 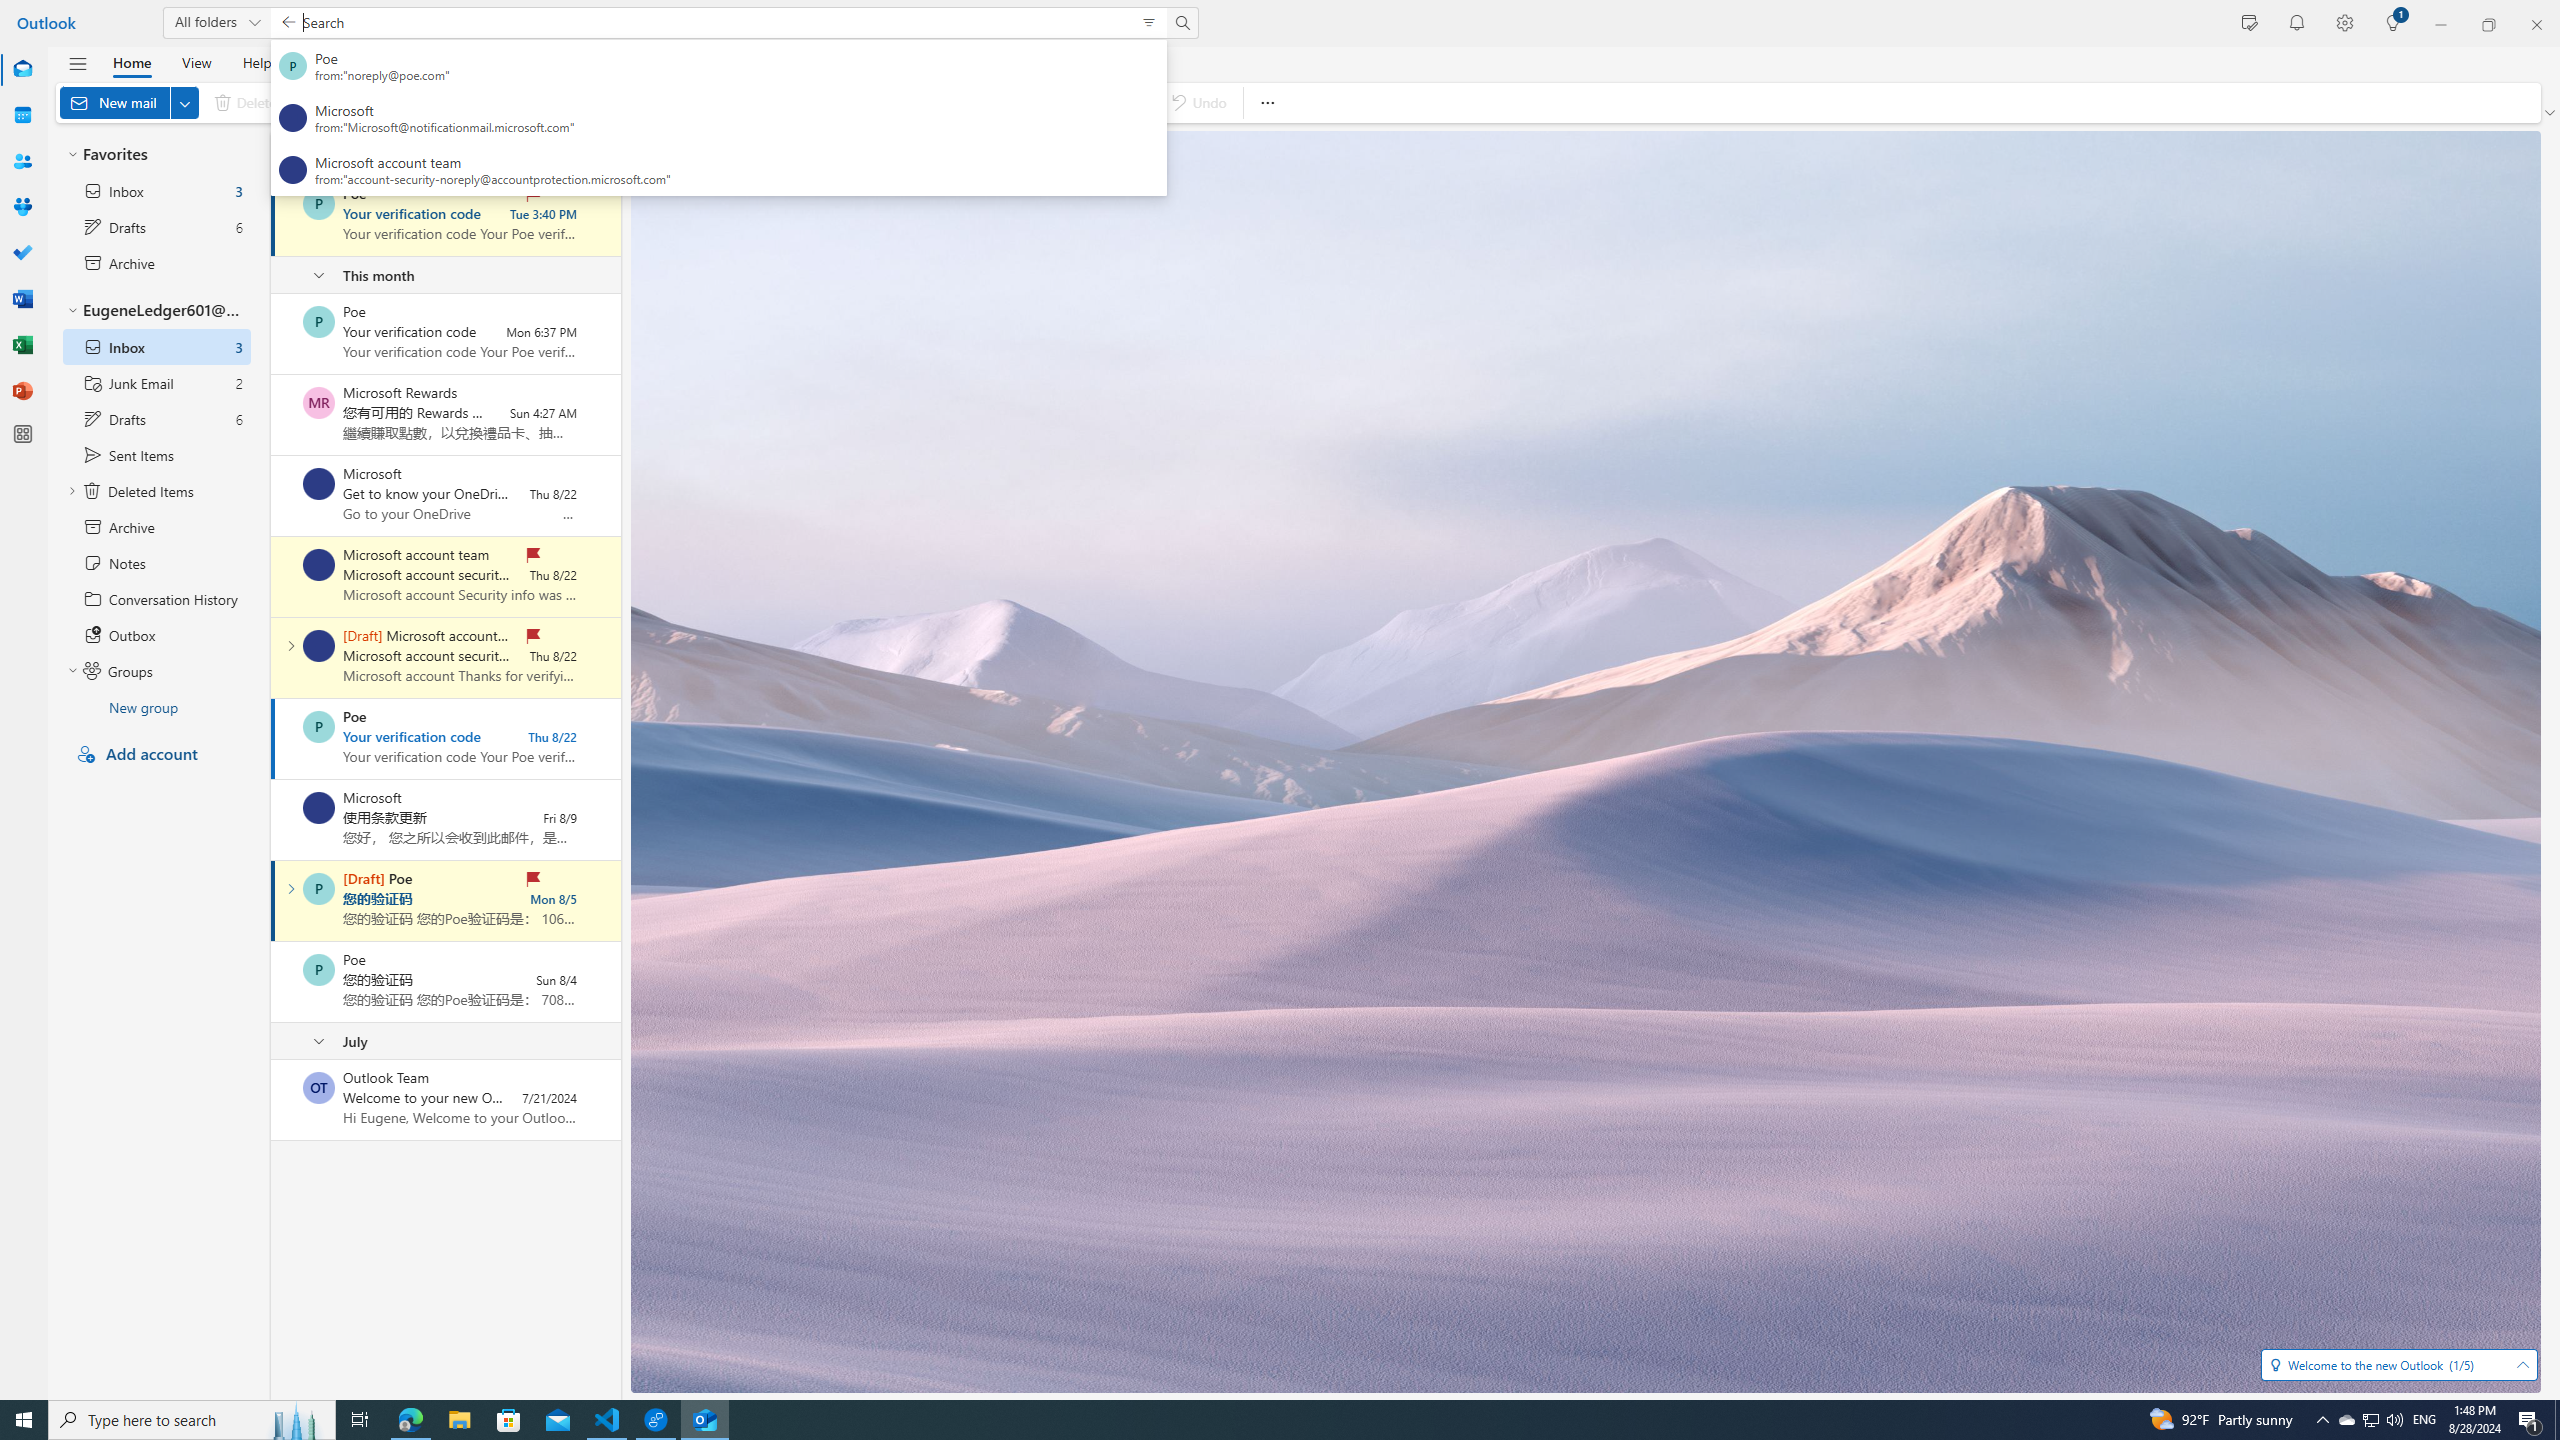 I want to click on 'Outlook Team', so click(x=317, y=1087).